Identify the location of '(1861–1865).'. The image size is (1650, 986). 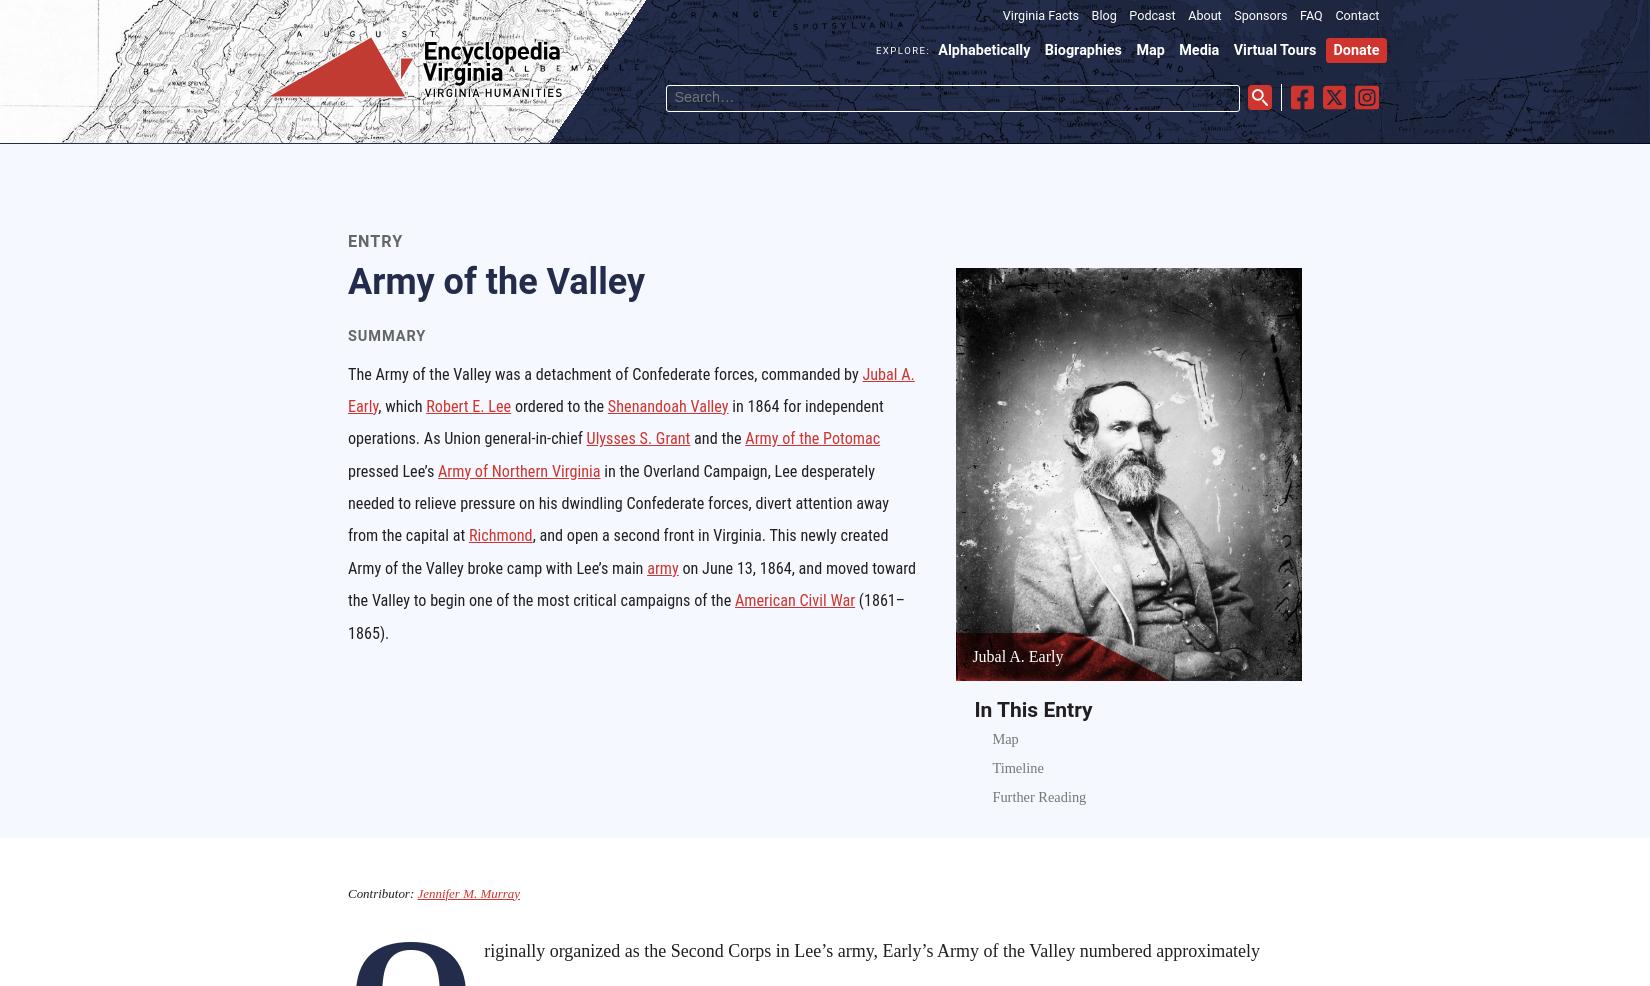
(625, 616).